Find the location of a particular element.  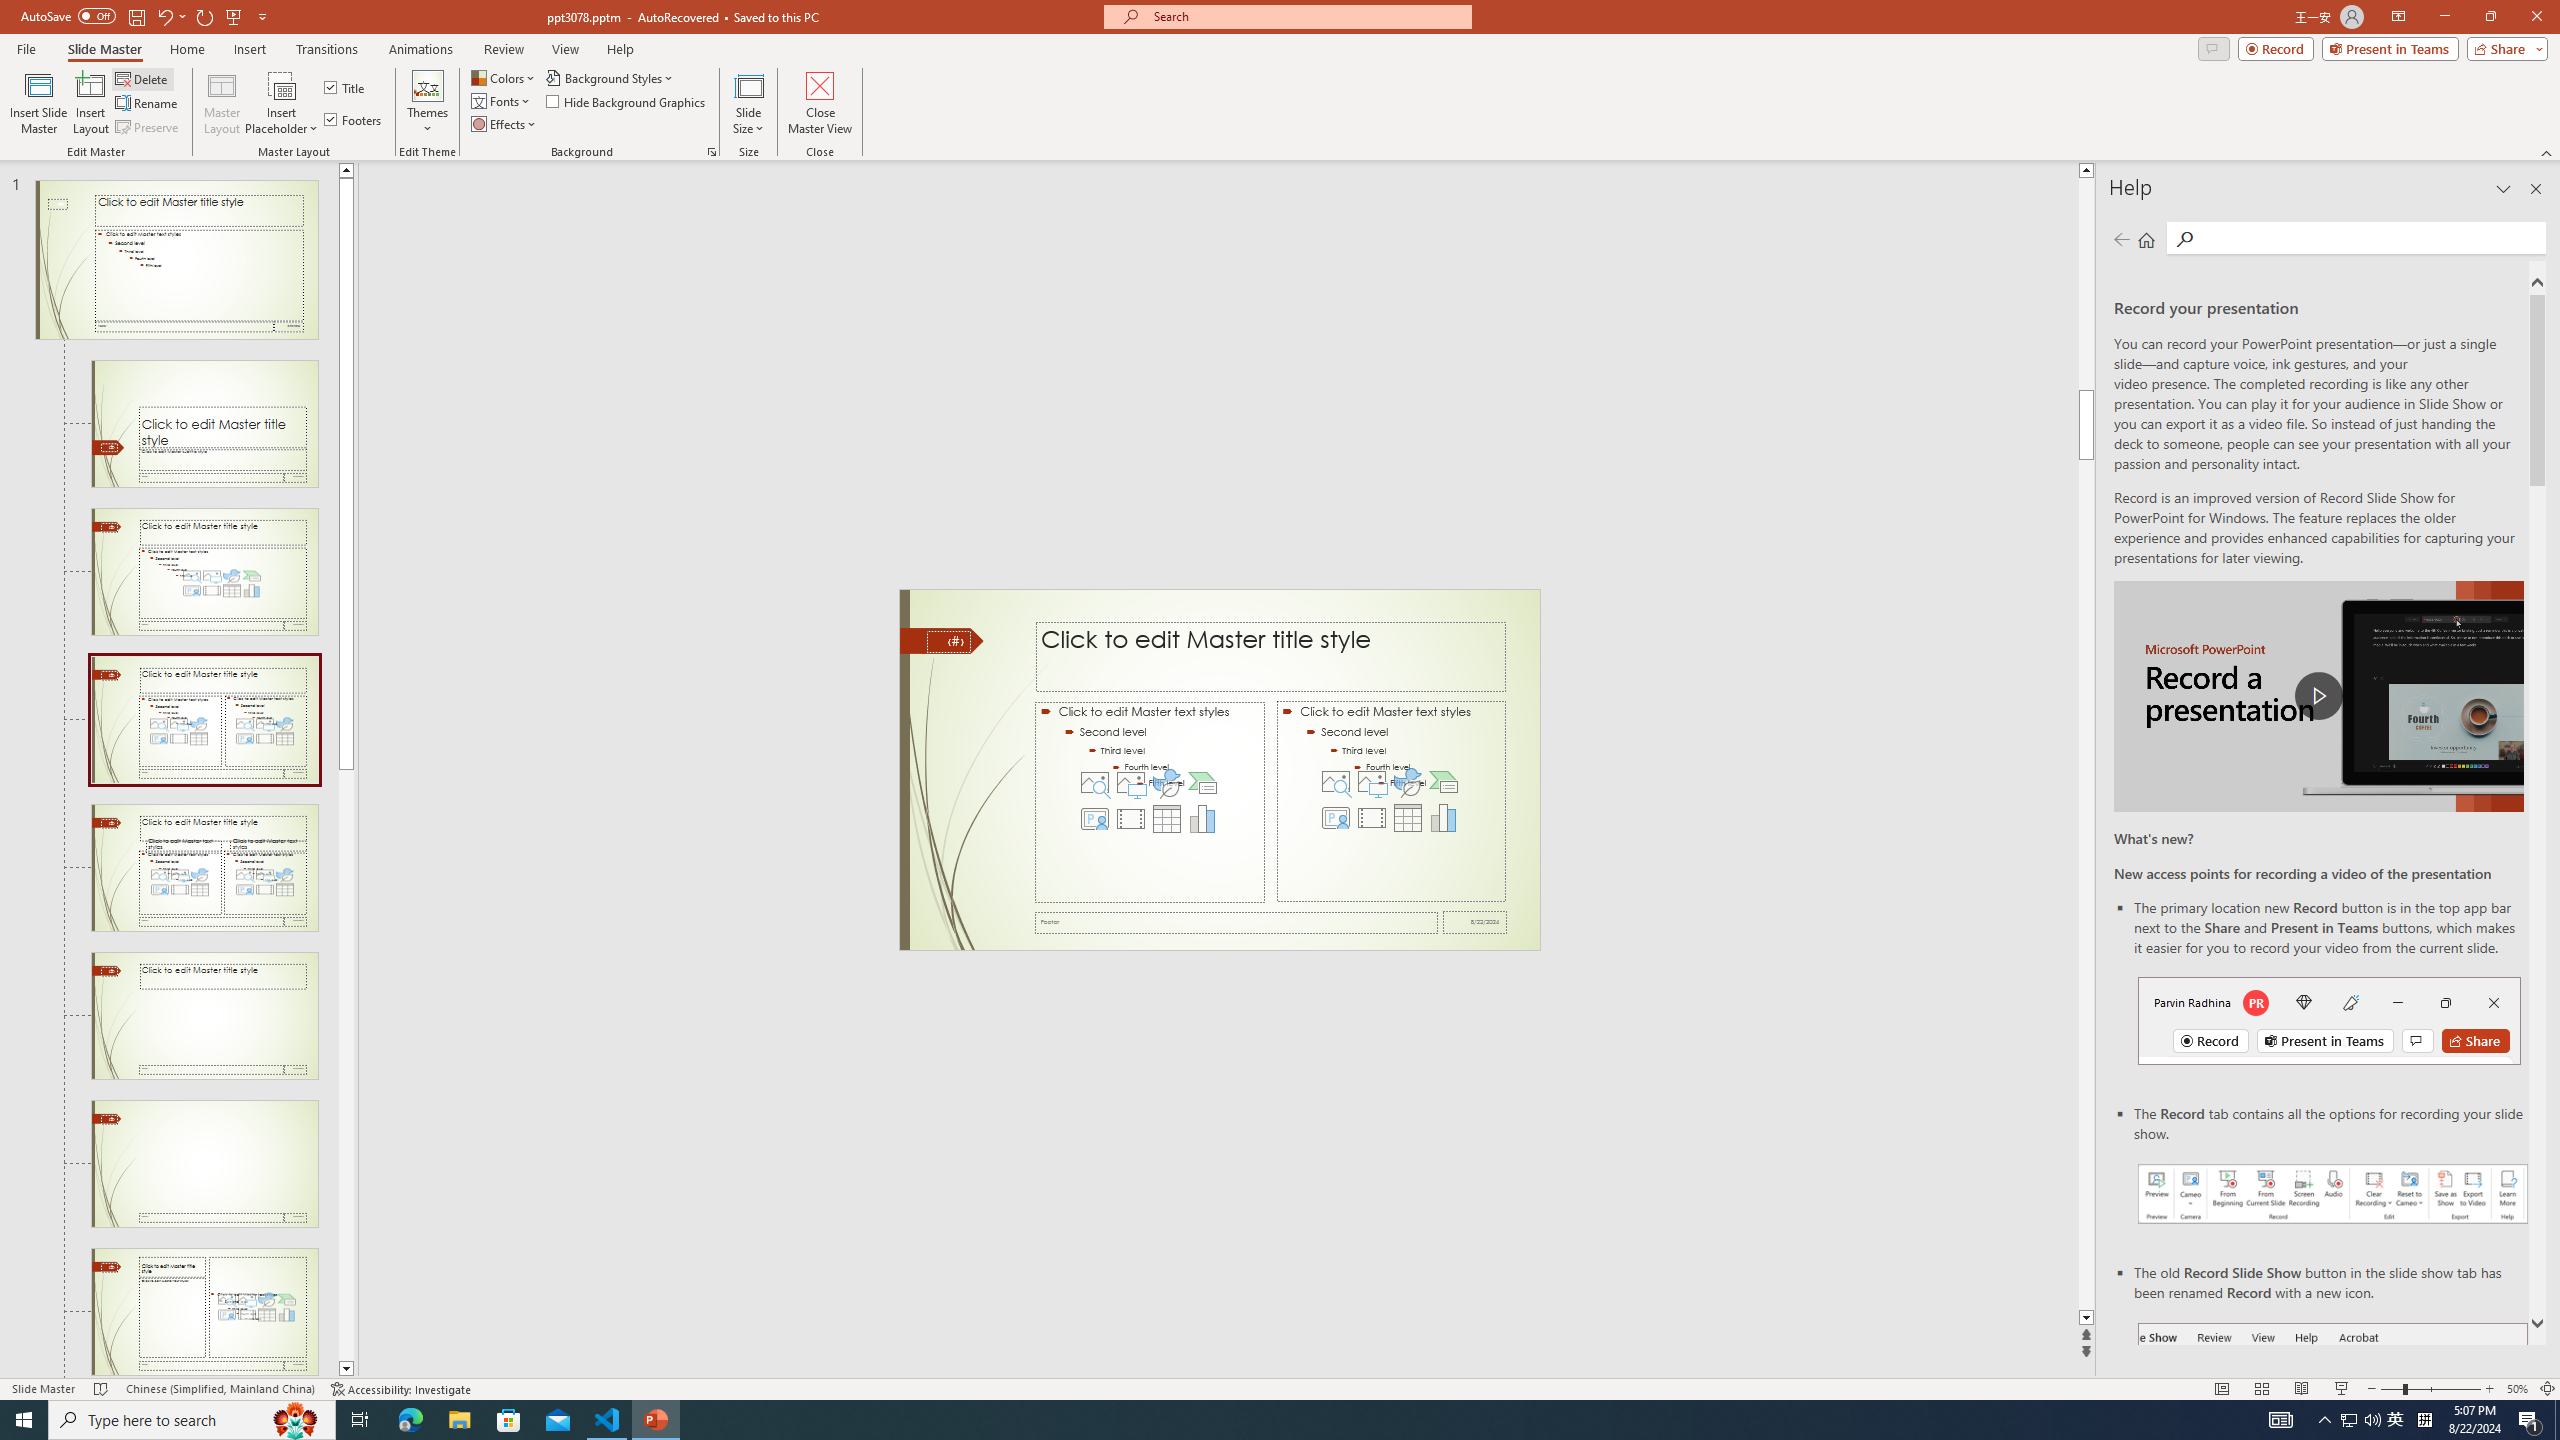

'Insert Cameo' is located at coordinates (1336, 816).